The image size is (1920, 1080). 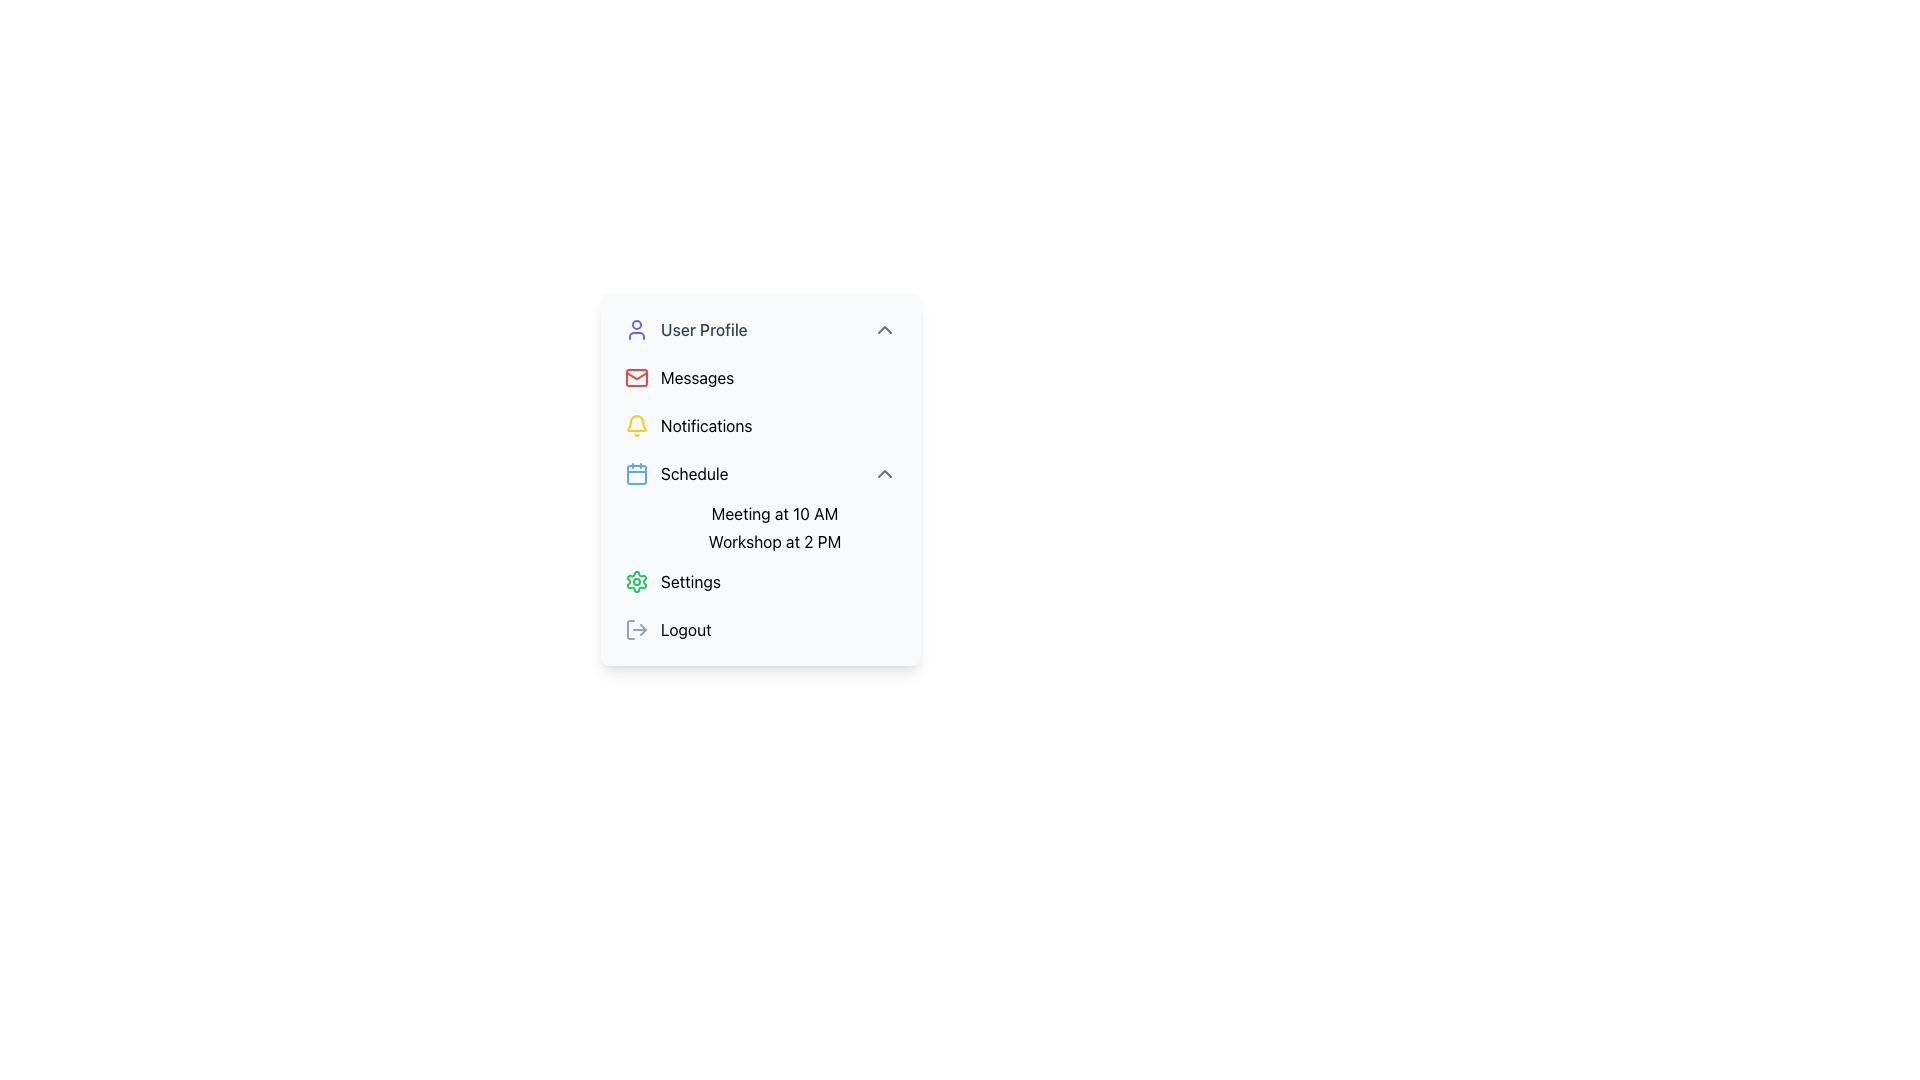 I want to click on 'Messages' text label, which is the second item in the vertical navigation menu, styled in a standard sans-serif font with black text color, so click(x=697, y=378).